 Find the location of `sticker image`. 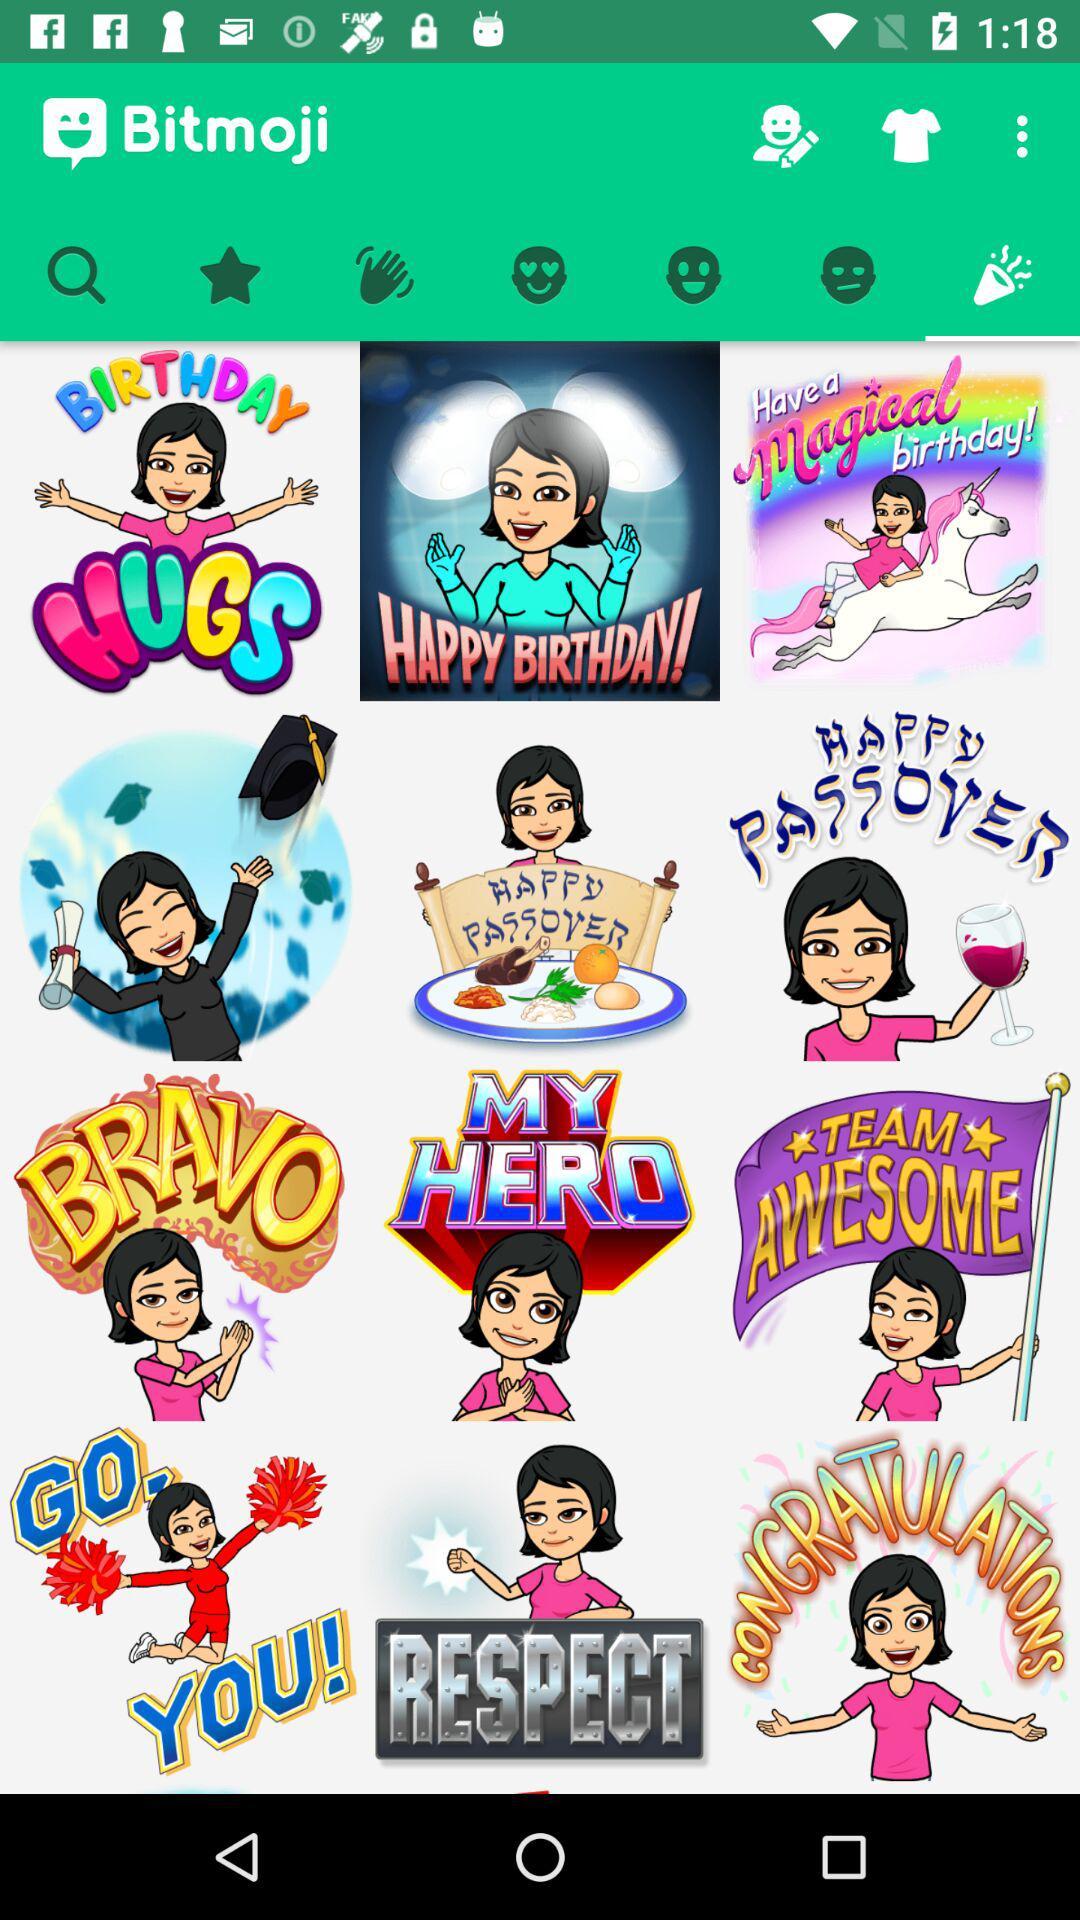

sticker image is located at coordinates (540, 880).